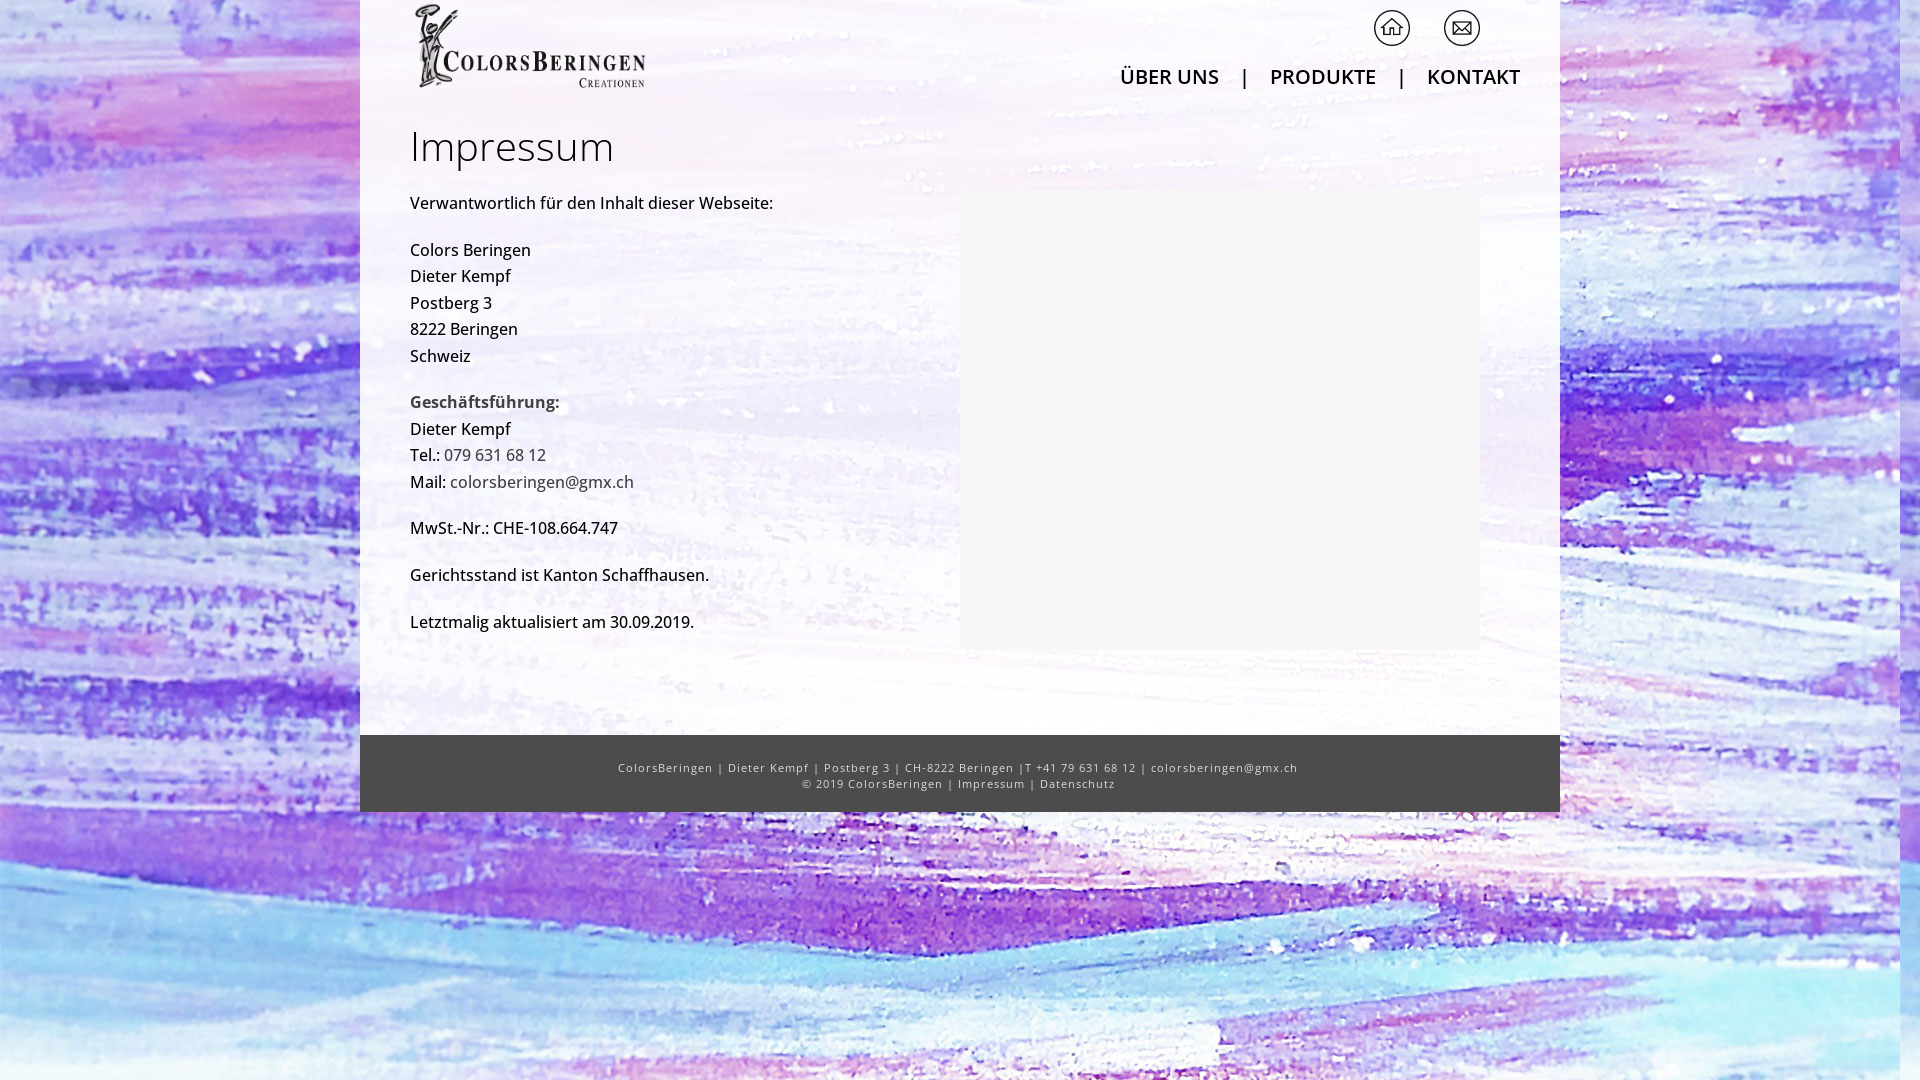 The image size is (1920, 1080). I want to click on '079 631 68 12', so click(494, 455).